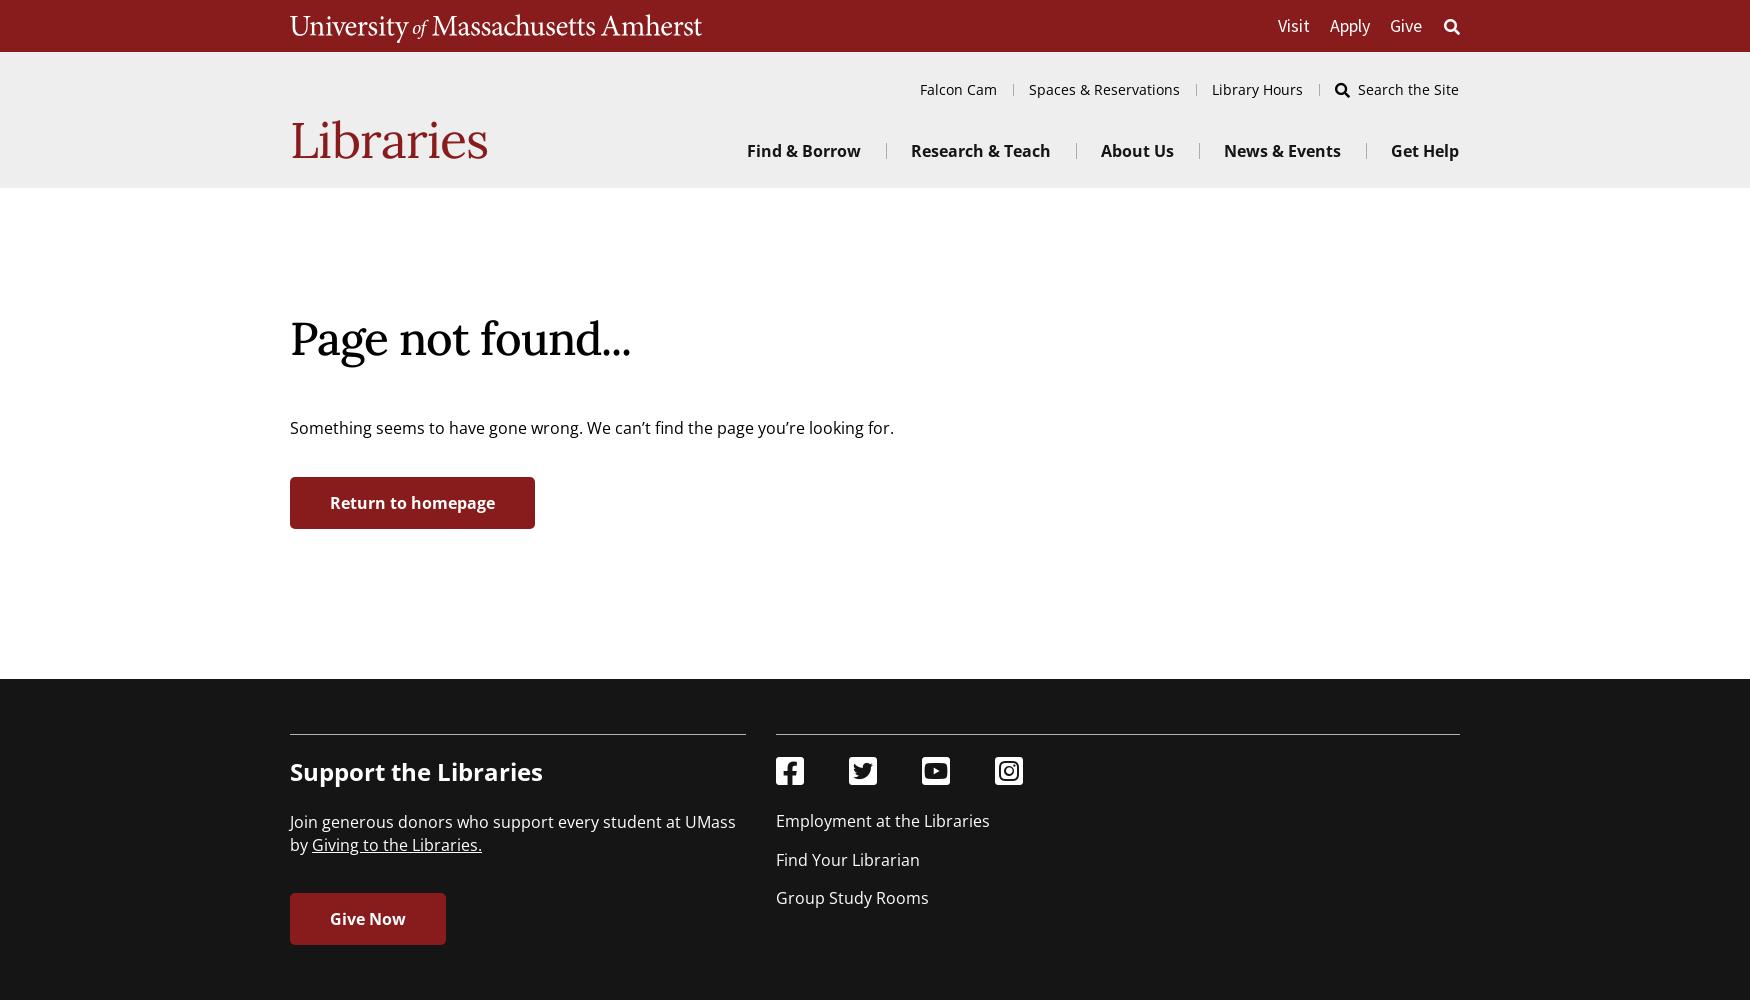 The image size is (1750, 1000). What do you see at coordinates (396, 843) in the screenshot?
I see `'Giving to the Libraries.'` at bounding box center [396, 843].